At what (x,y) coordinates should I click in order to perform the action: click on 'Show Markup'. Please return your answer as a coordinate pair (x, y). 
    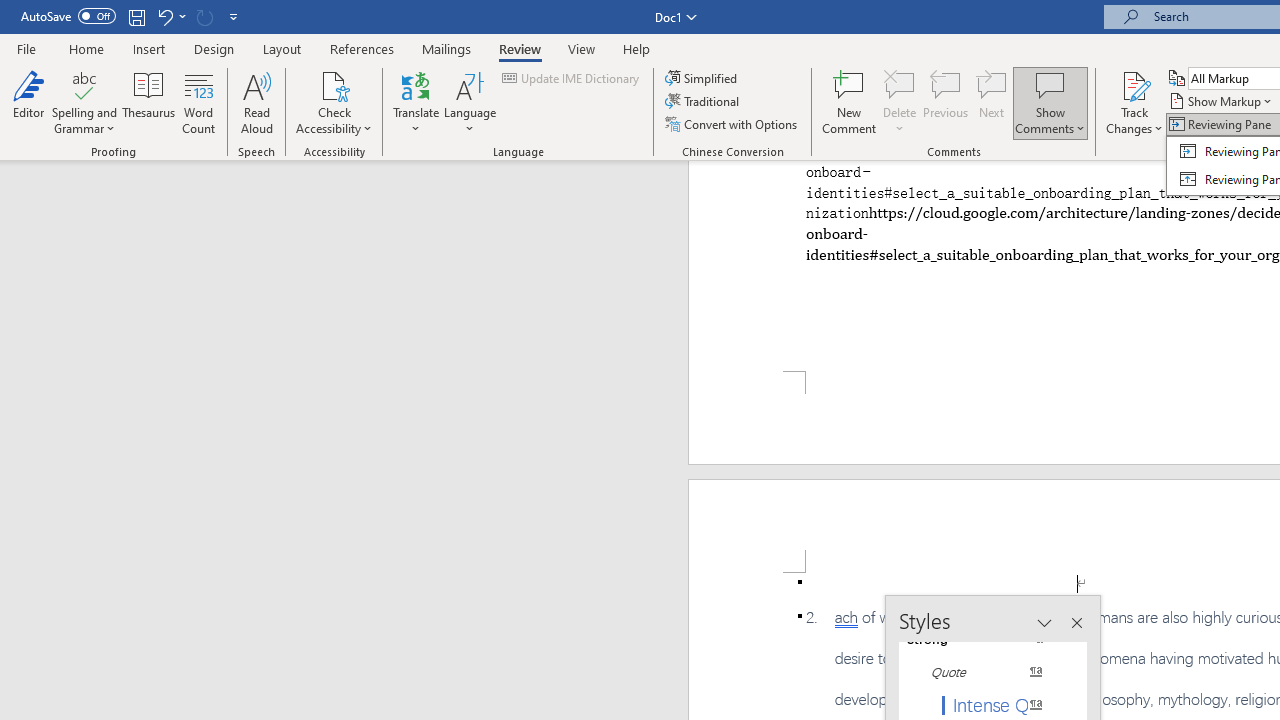
    Looking at the image, I should click on (1221, 101).